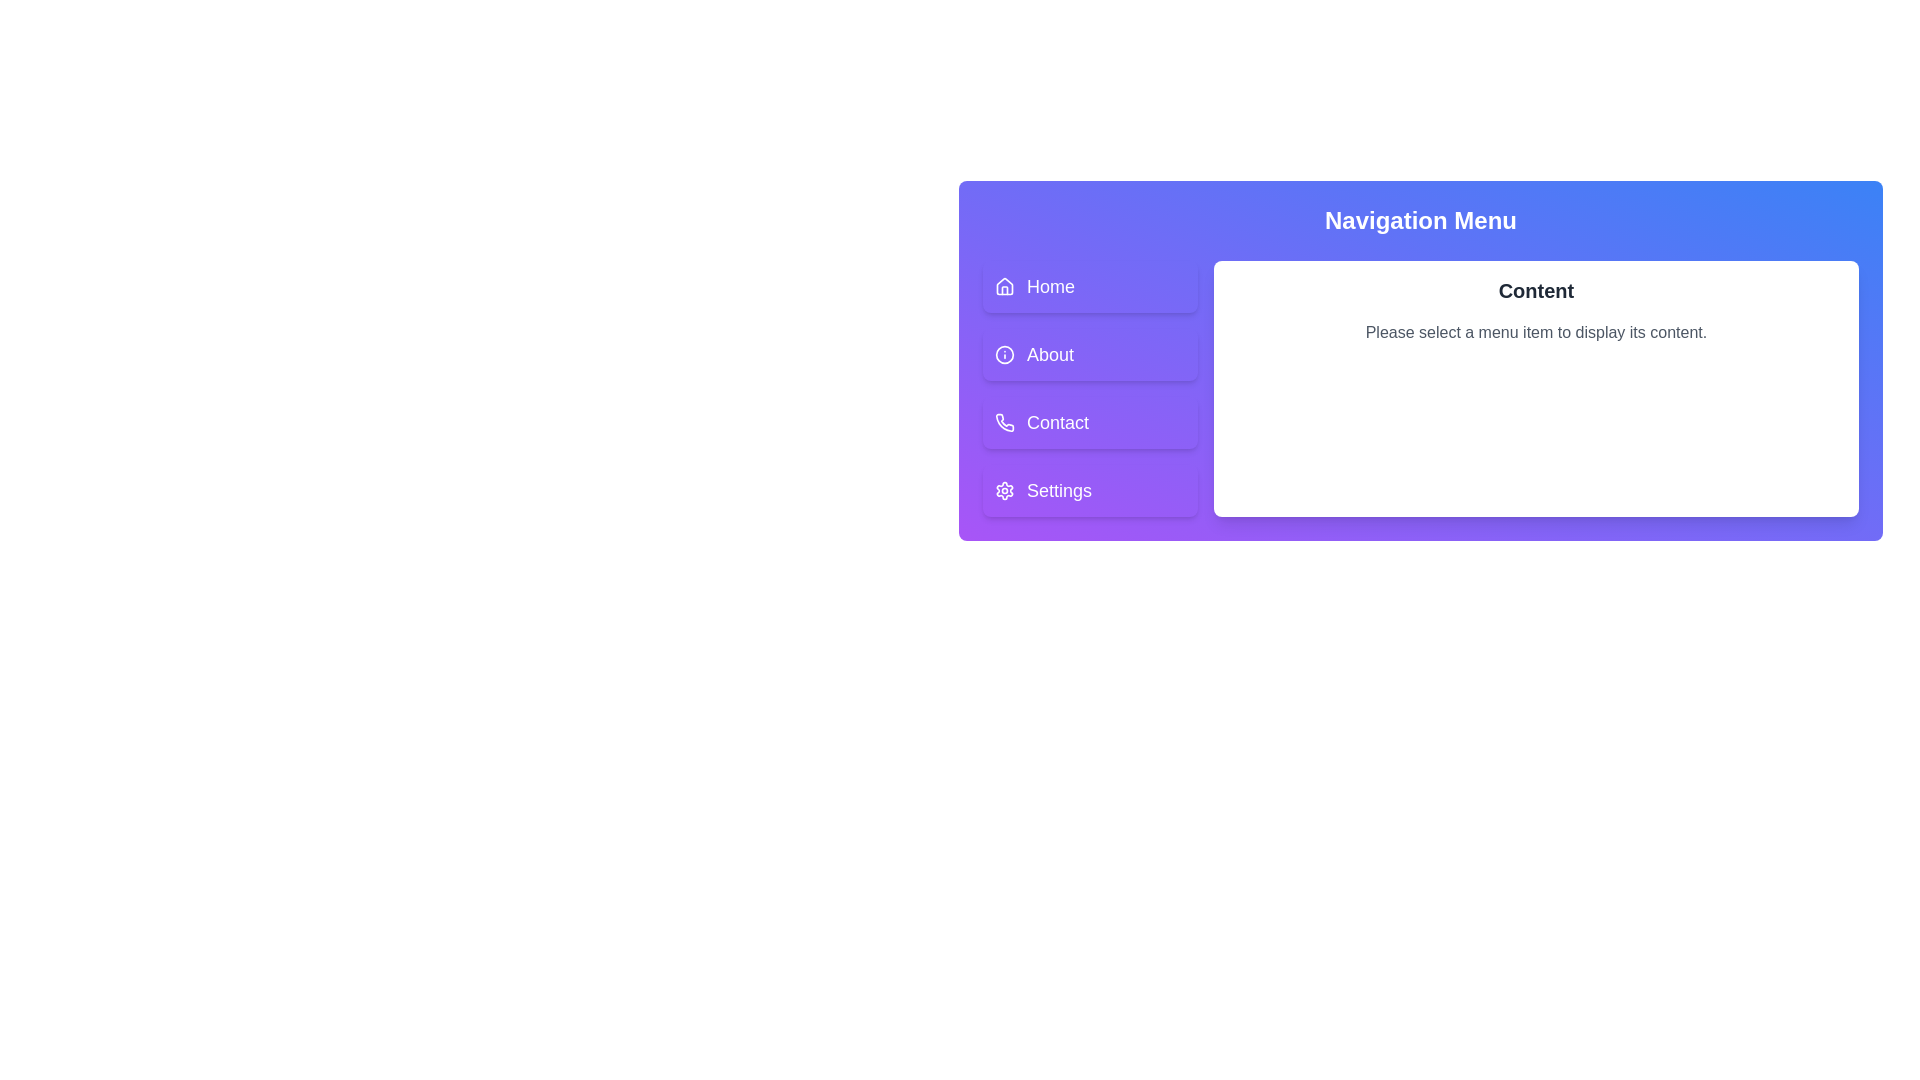  What do you see at coordinates (1089, 353) in the screenshot?
I see `the 'About' button, which is the second navigation option located below the 'Home' button and above the 'Contact' button on the left side of the layout` at bounding box center [1089, 353].